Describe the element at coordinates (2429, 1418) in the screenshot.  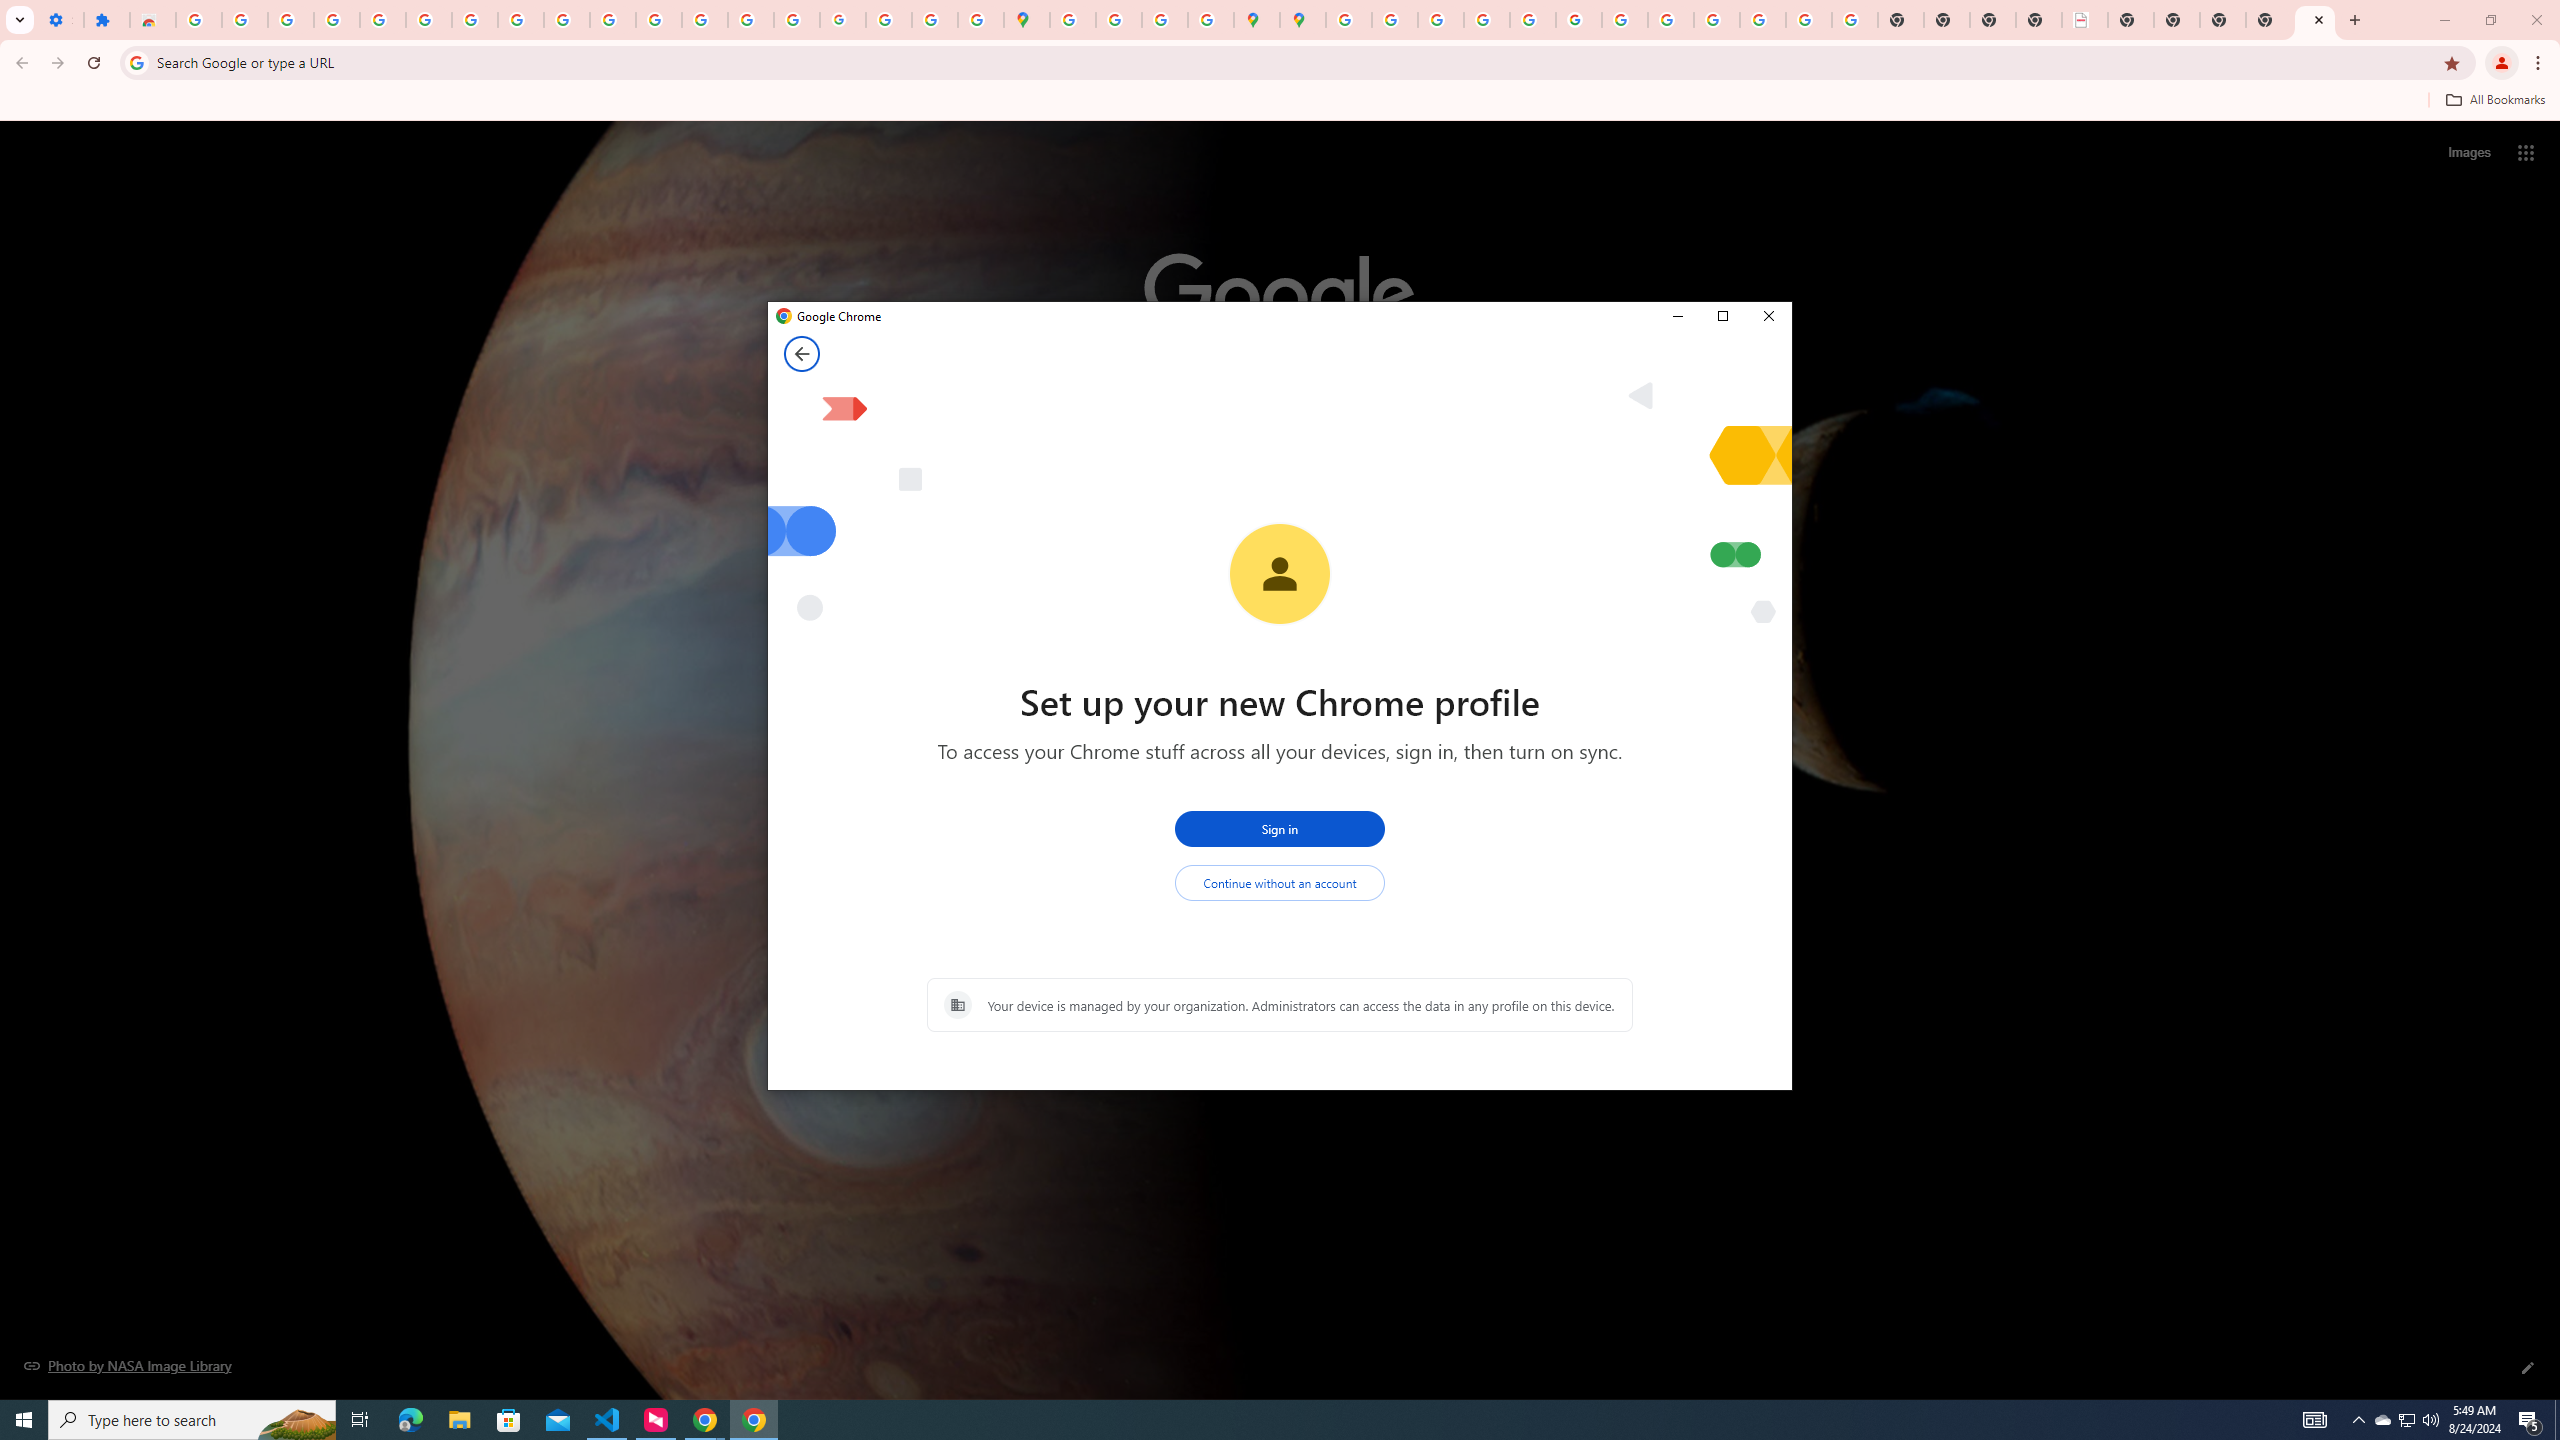
I see `'Q2790: 100%'` at that location.